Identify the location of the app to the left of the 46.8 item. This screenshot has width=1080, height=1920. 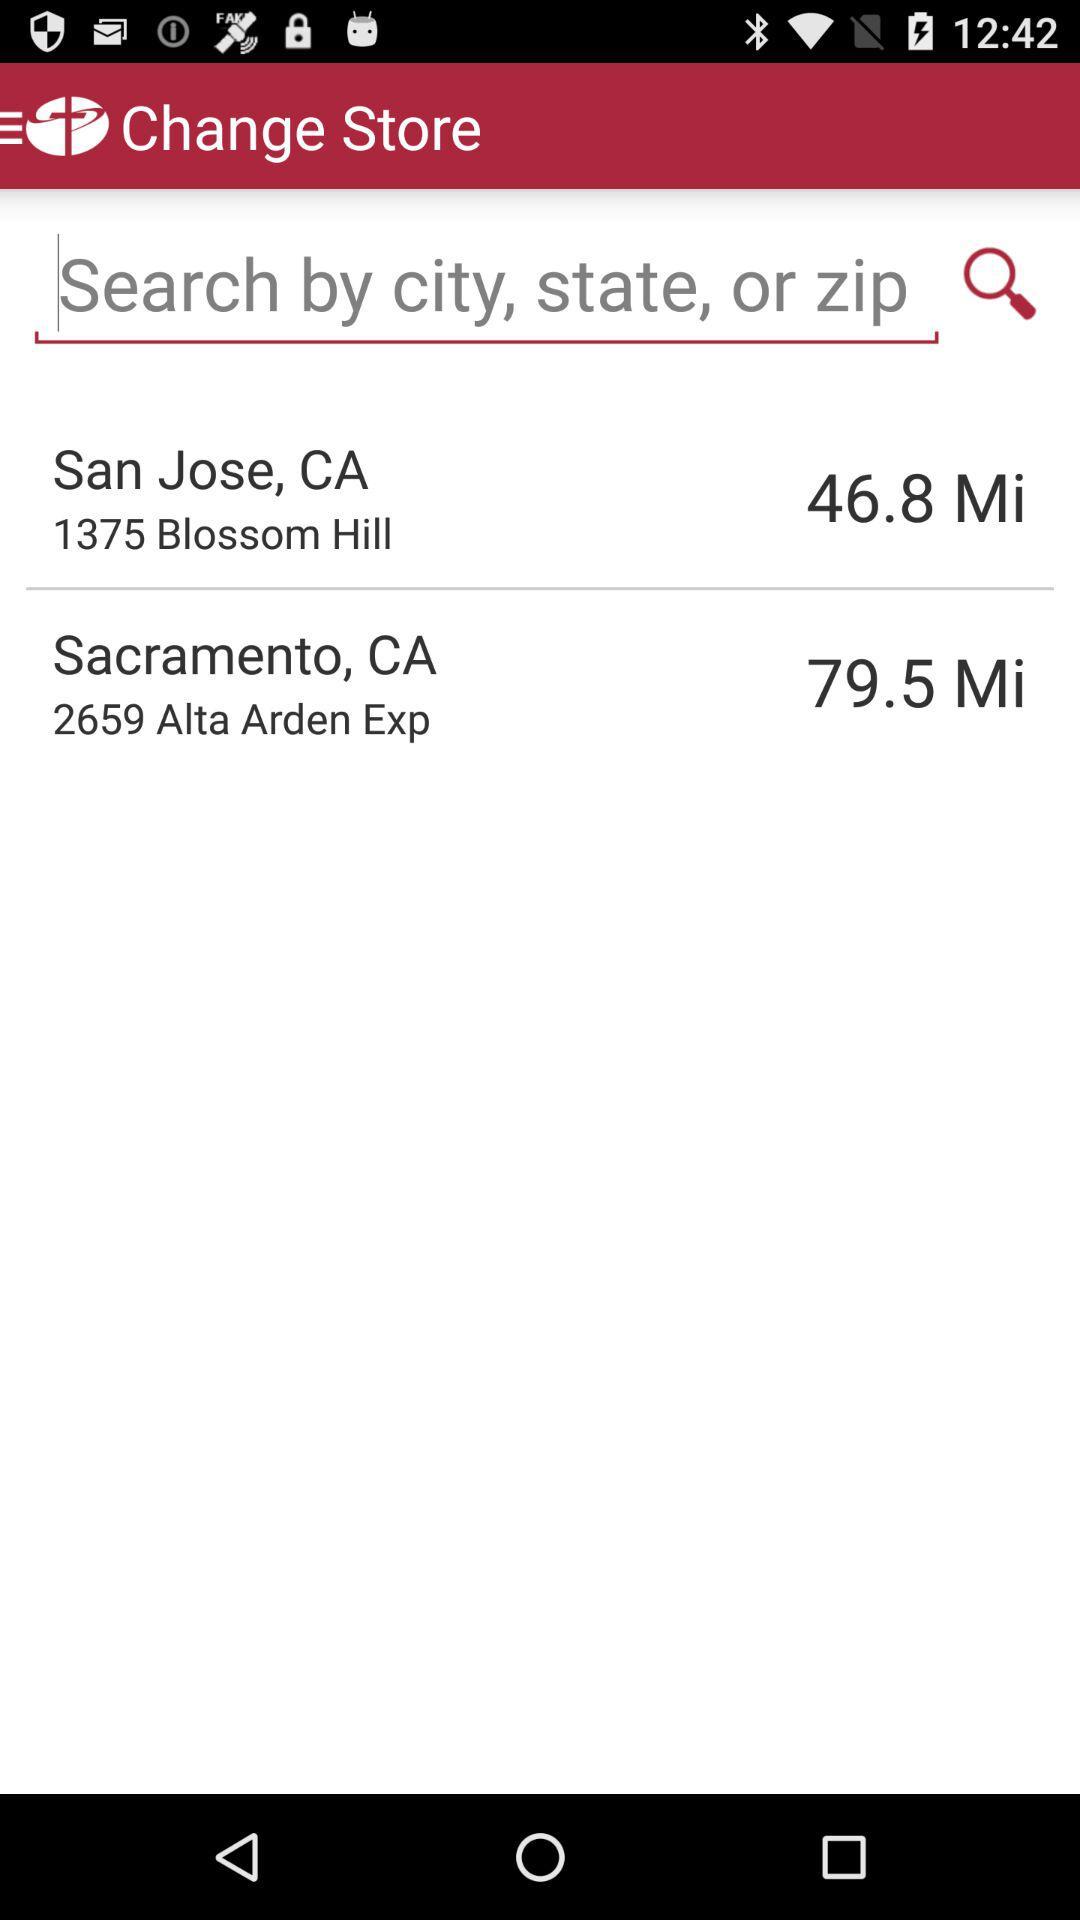
(210, 466).